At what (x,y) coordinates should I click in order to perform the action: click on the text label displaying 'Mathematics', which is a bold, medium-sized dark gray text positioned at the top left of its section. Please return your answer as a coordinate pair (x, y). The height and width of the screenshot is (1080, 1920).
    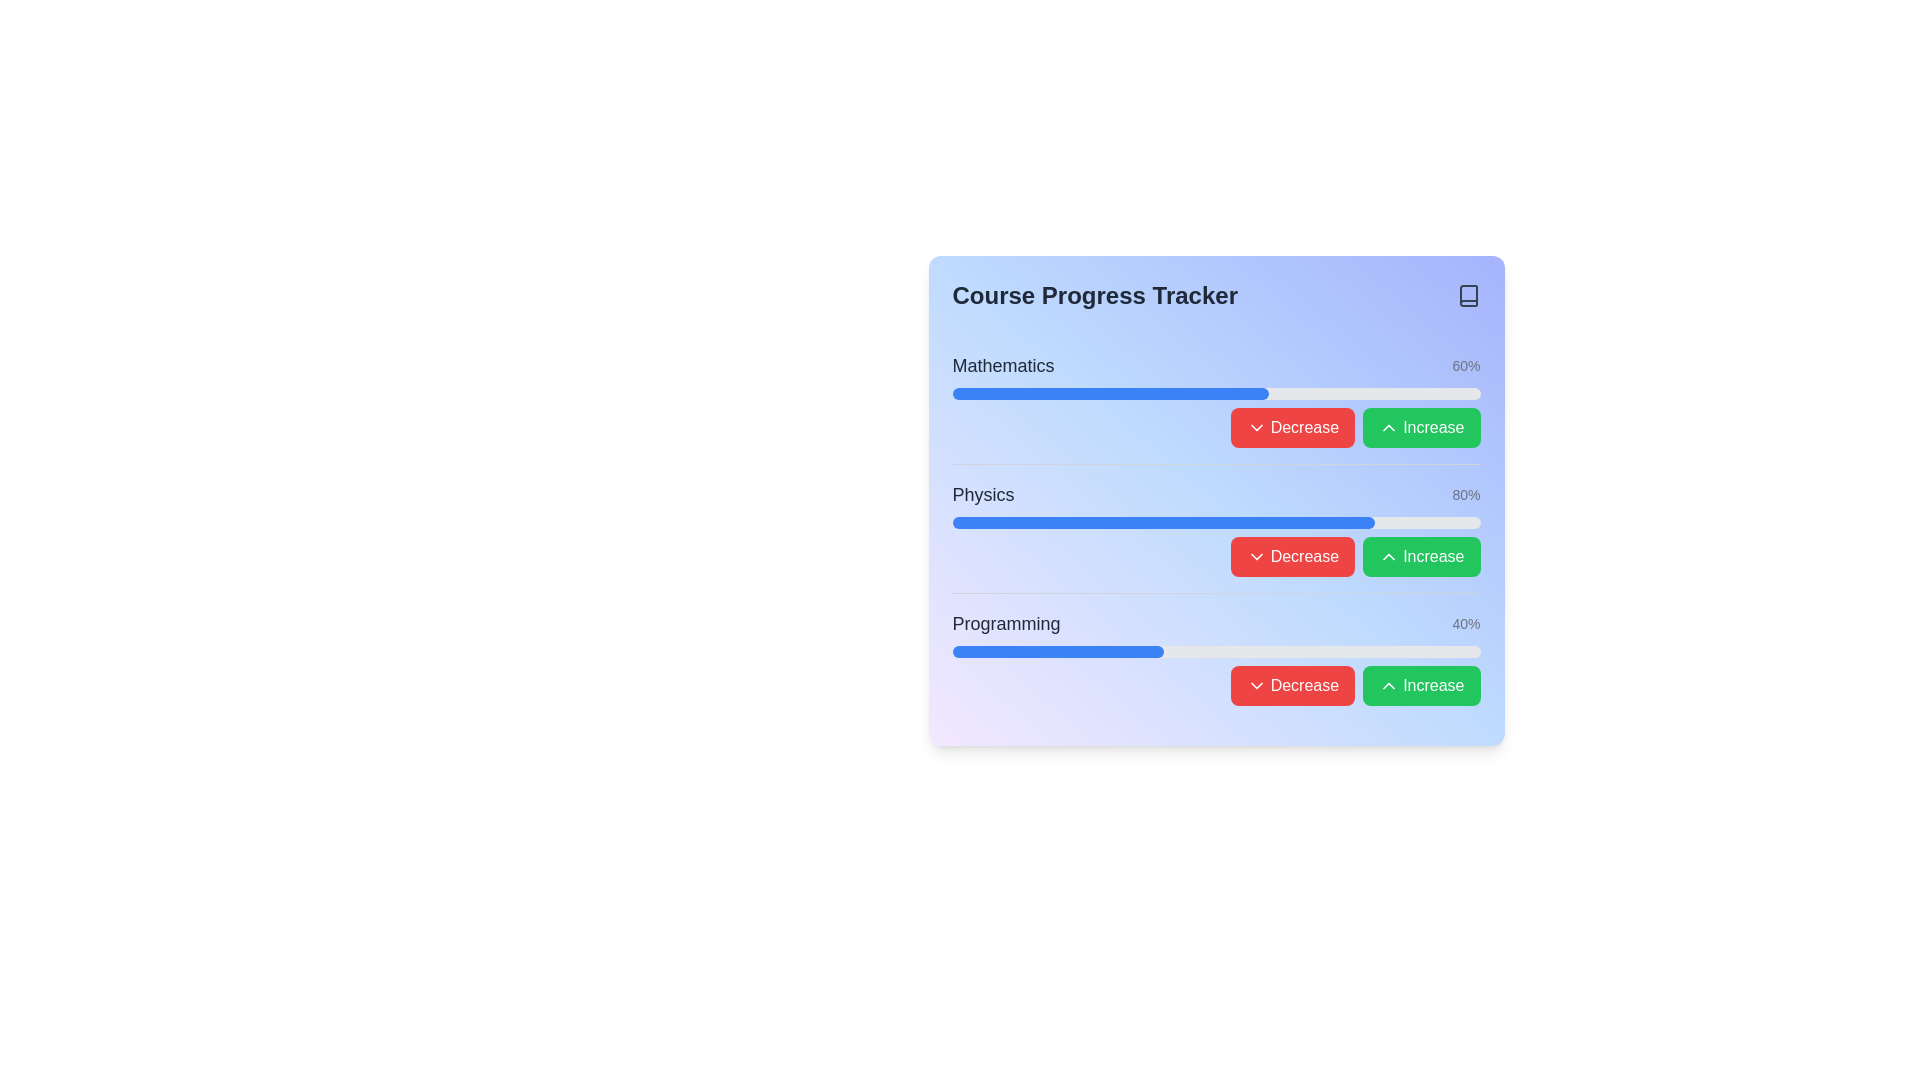
    Looking at the image, I should click on (1003, 366).